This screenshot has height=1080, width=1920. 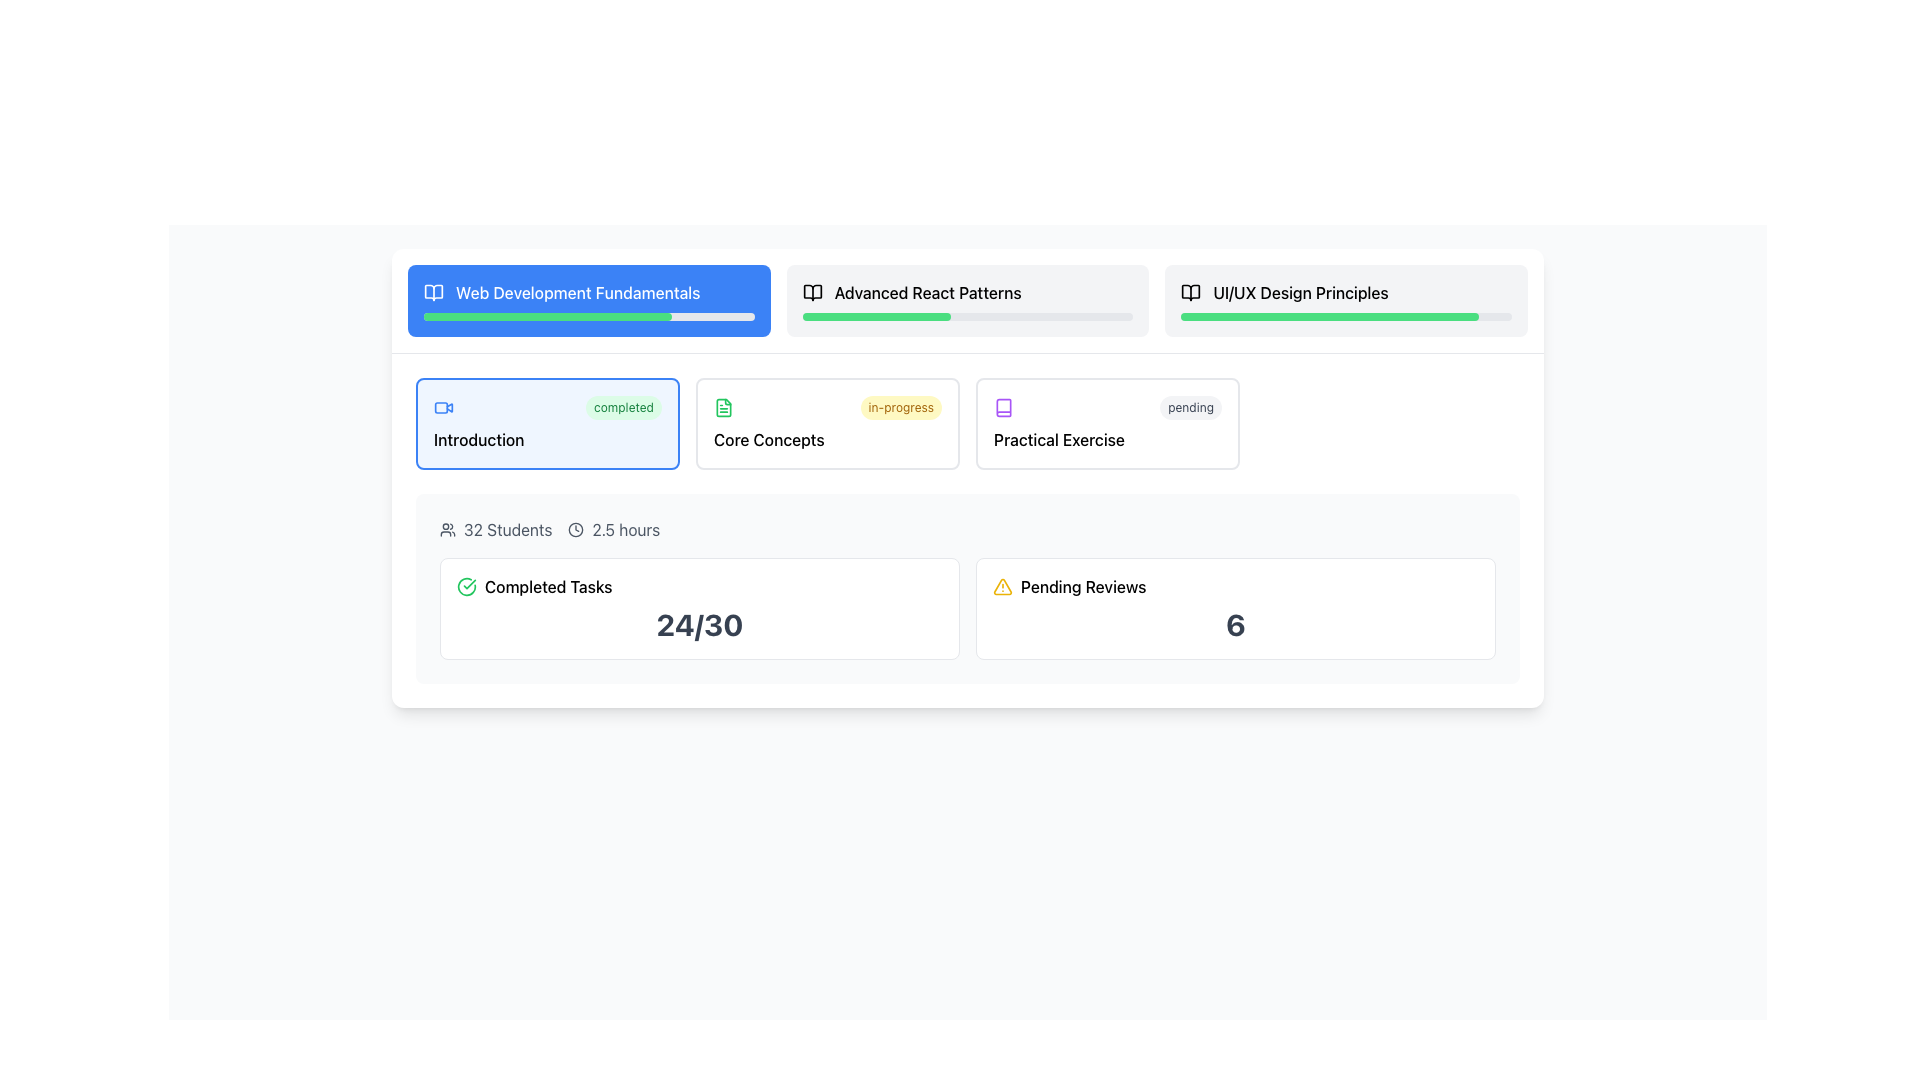 What do you see at coordinates (1107, 423) in the screenshot?
I see `the 'Practical Exercise' card in the third column of the grid layout` at bounding box center [1107, 423].